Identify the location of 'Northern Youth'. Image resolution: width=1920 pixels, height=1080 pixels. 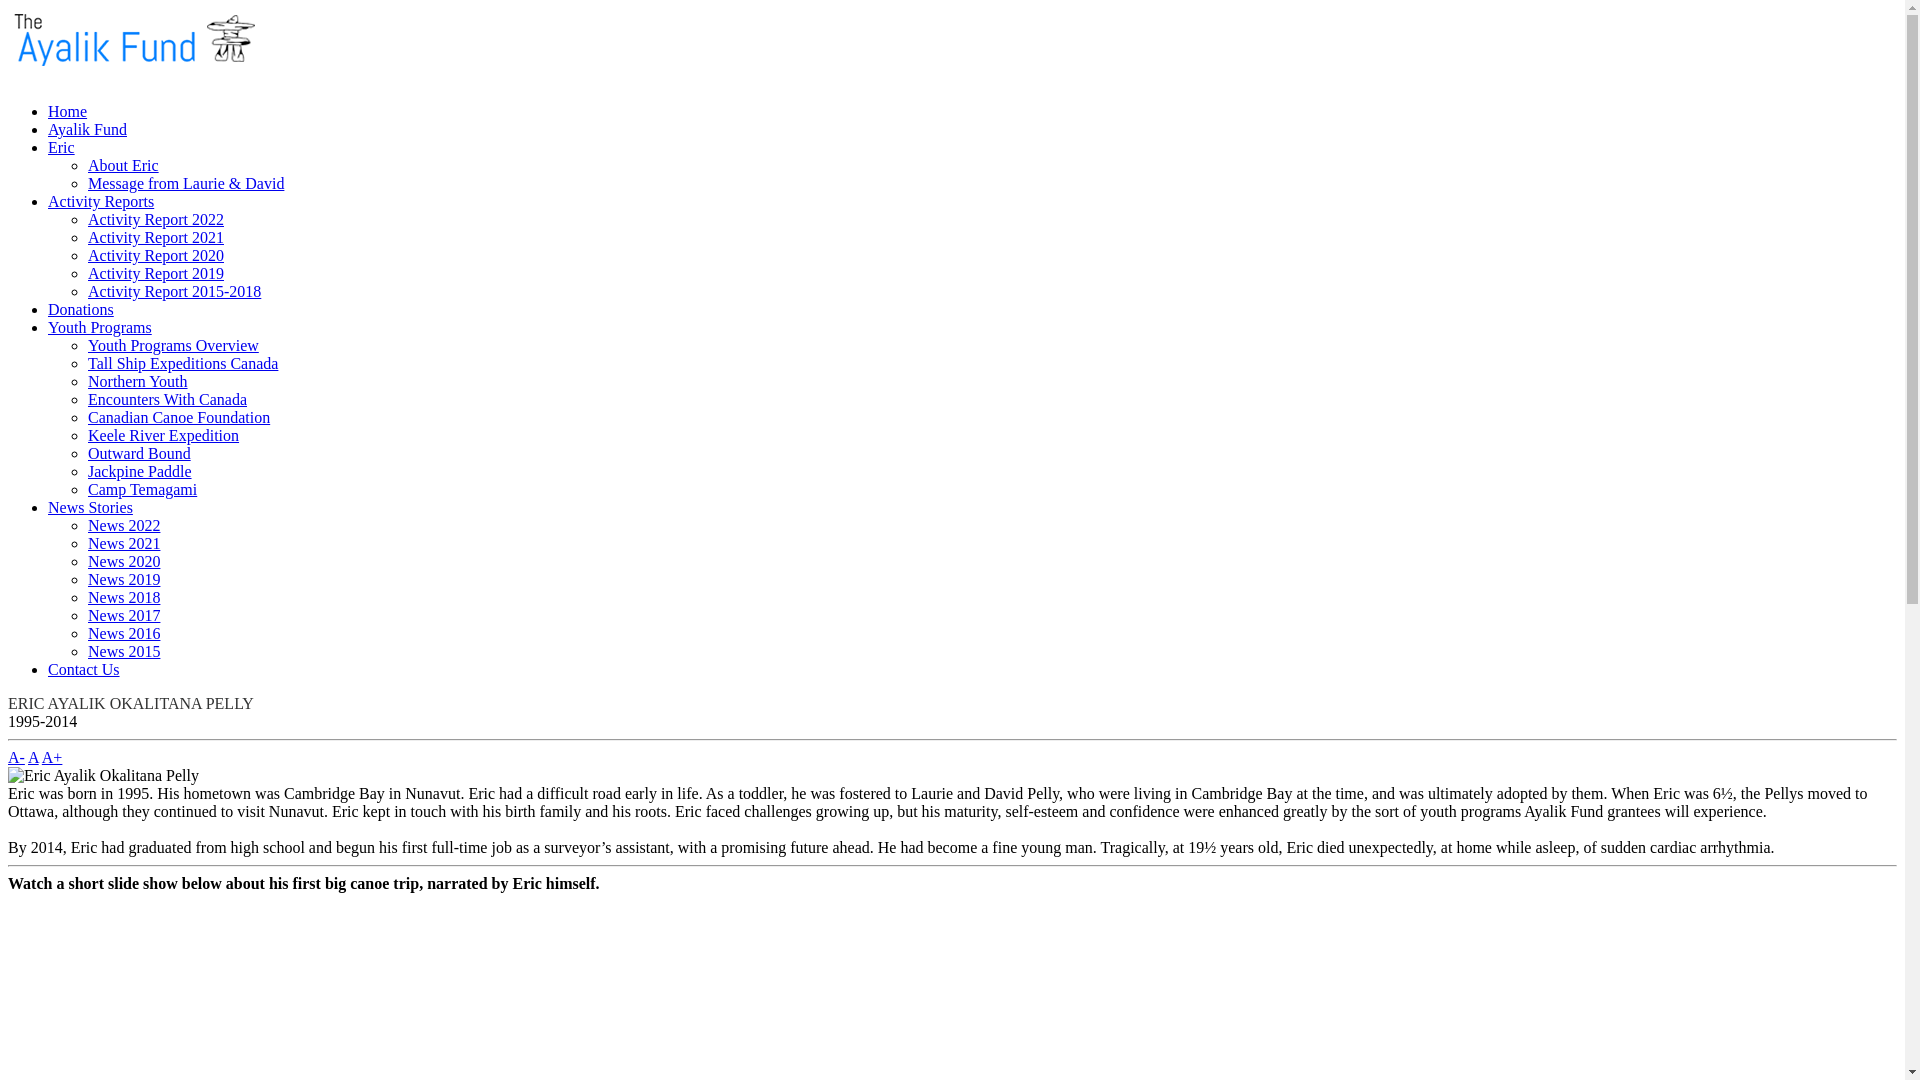
(137, 381).